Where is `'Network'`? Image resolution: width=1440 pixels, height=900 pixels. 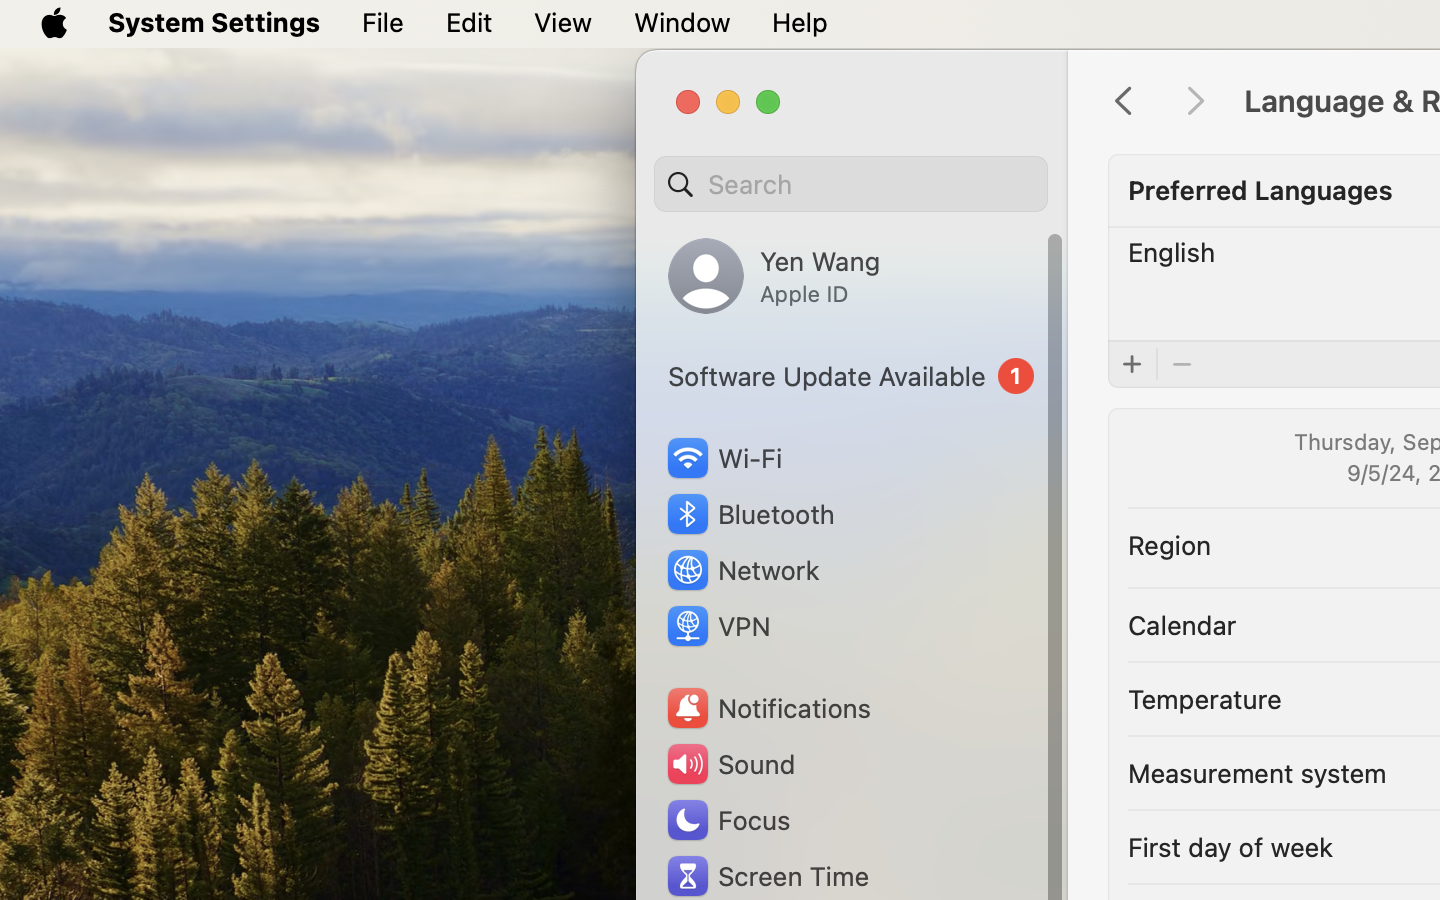 'Network' is located at coordinates (741, 569).